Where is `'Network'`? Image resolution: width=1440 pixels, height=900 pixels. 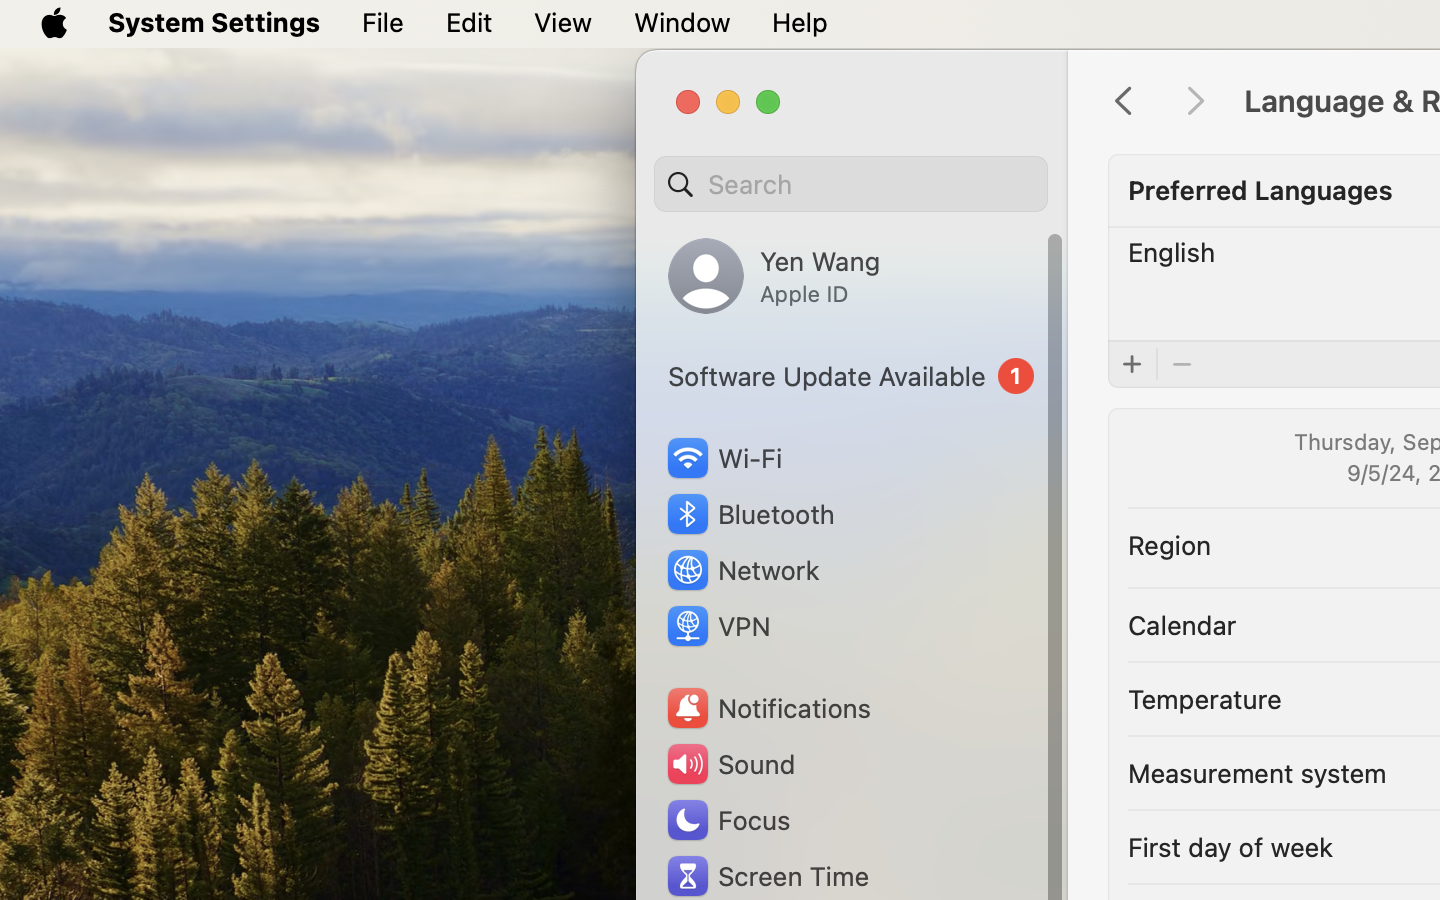 'Network' is located at coordinates (741, 569).